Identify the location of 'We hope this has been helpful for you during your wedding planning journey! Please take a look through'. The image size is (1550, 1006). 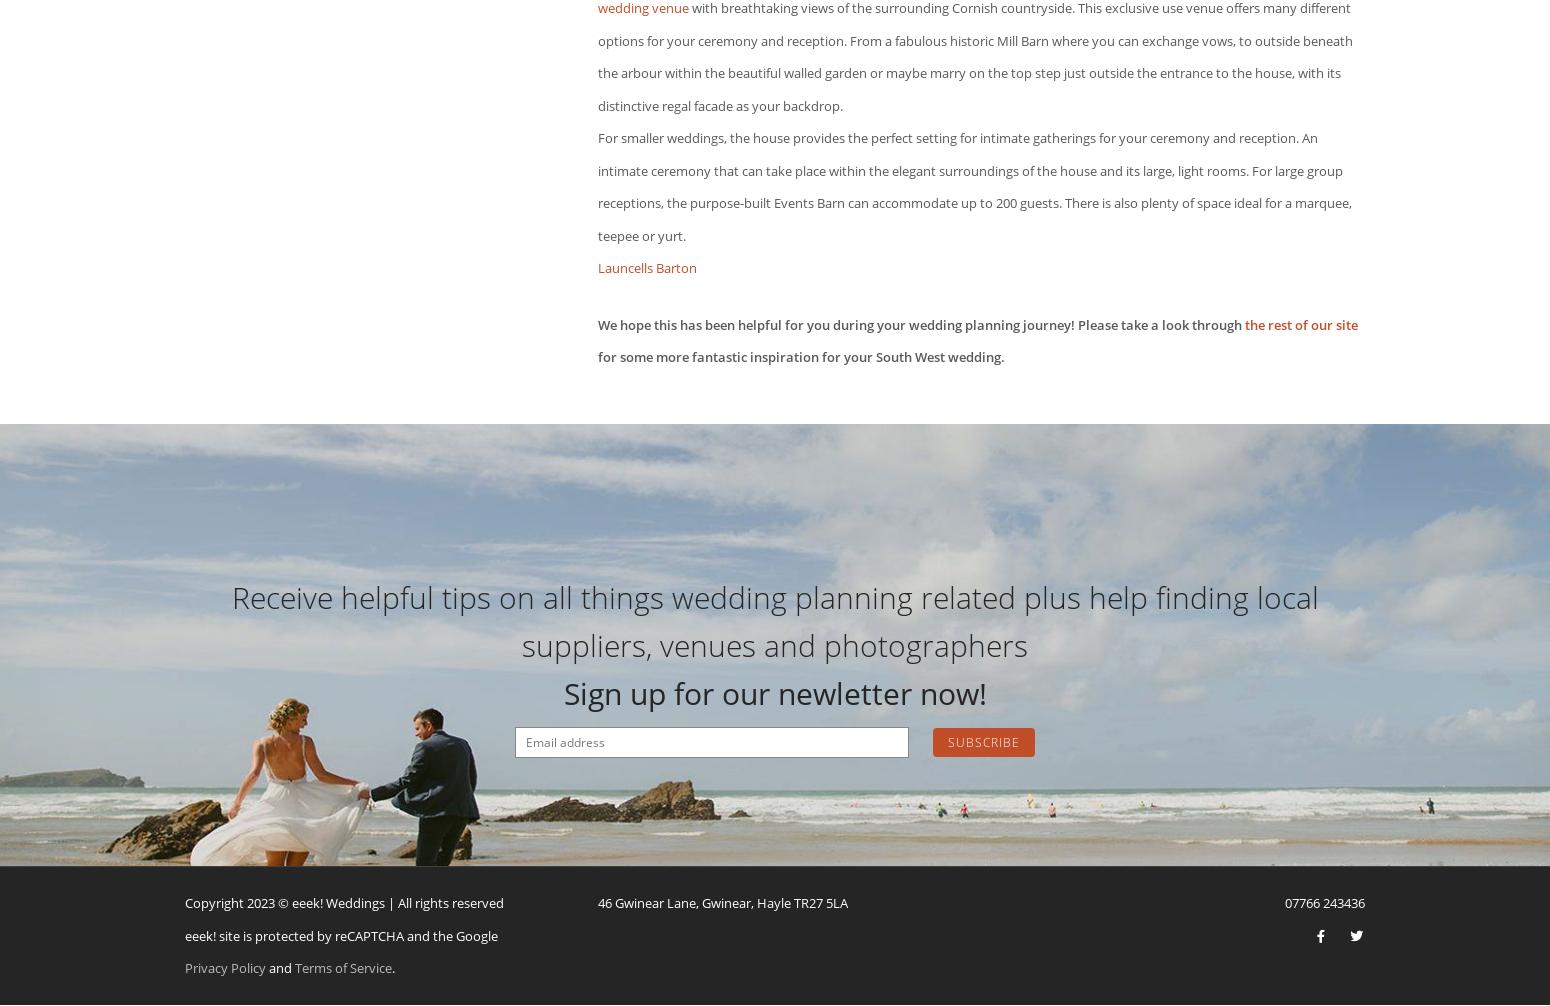
(921, 323).